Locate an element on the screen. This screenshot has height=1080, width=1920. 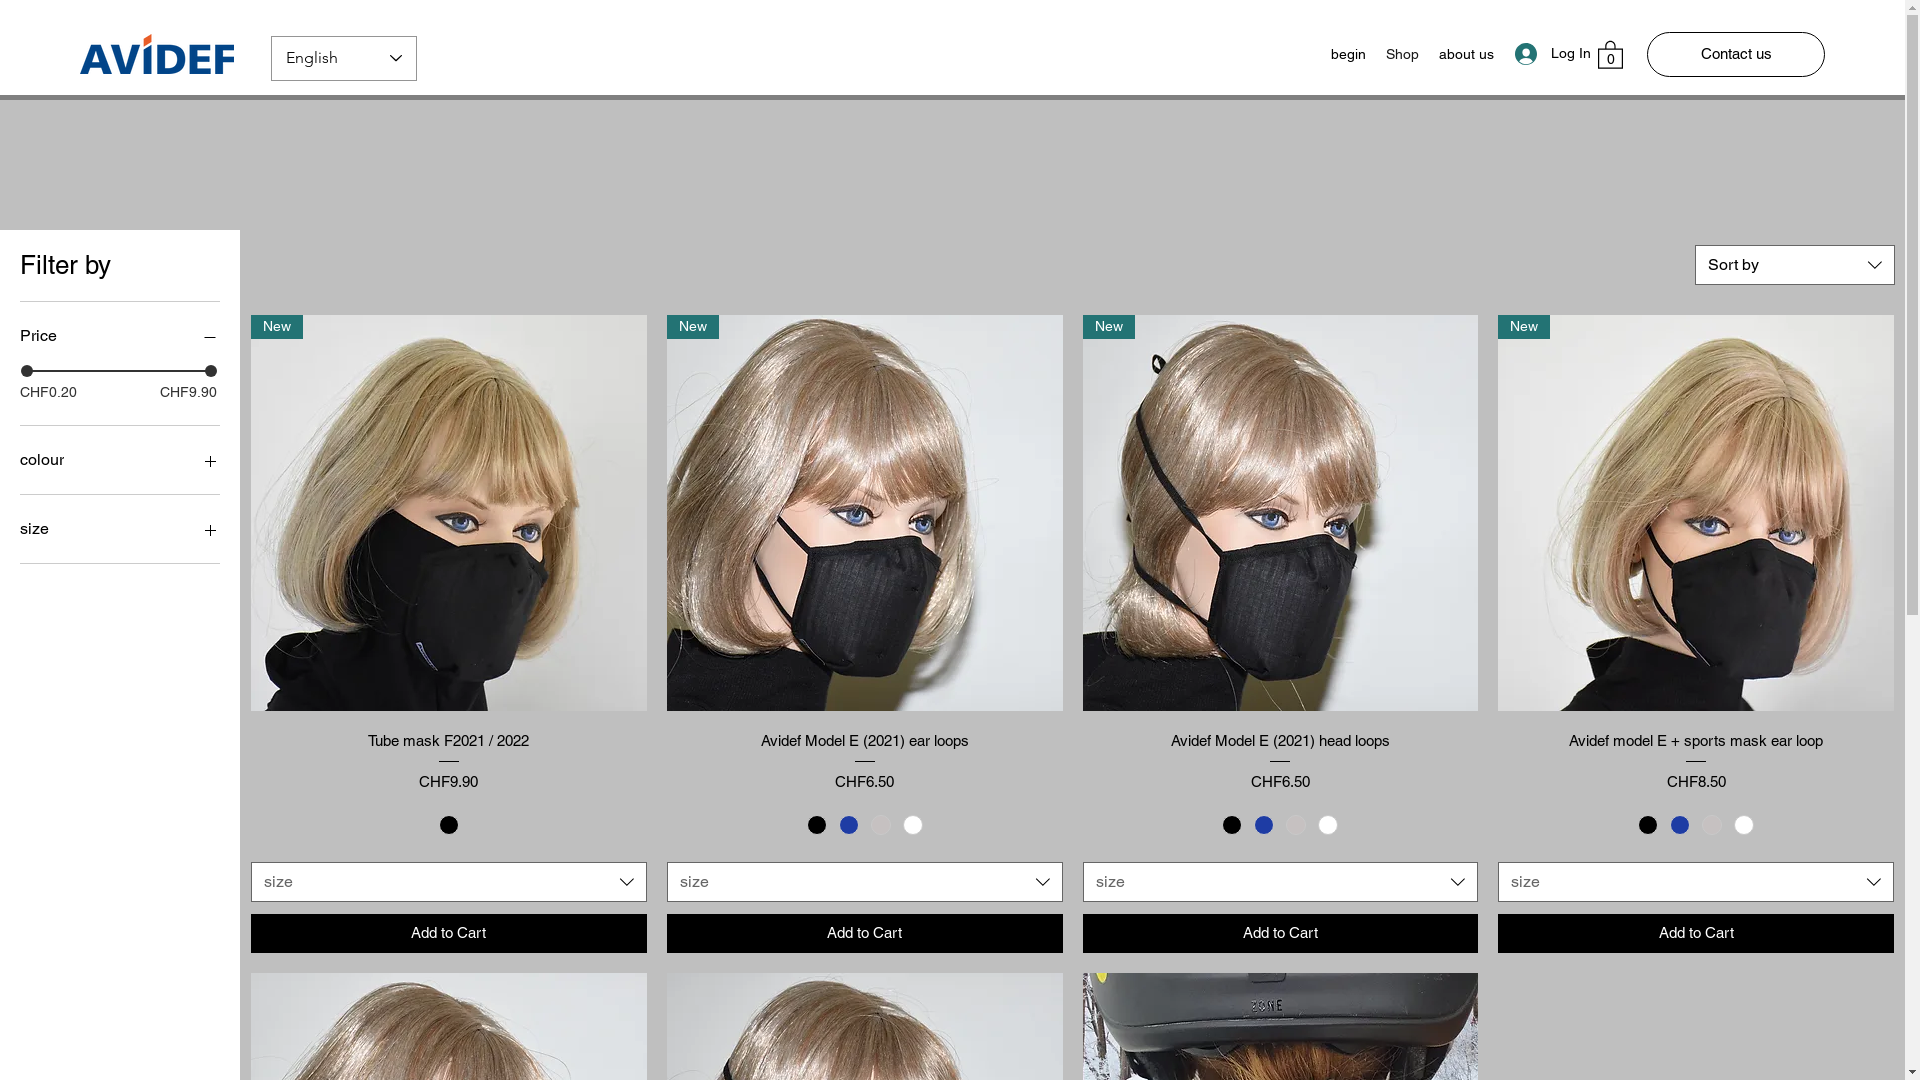
'Log In' is located at coordinates (1501, 52).